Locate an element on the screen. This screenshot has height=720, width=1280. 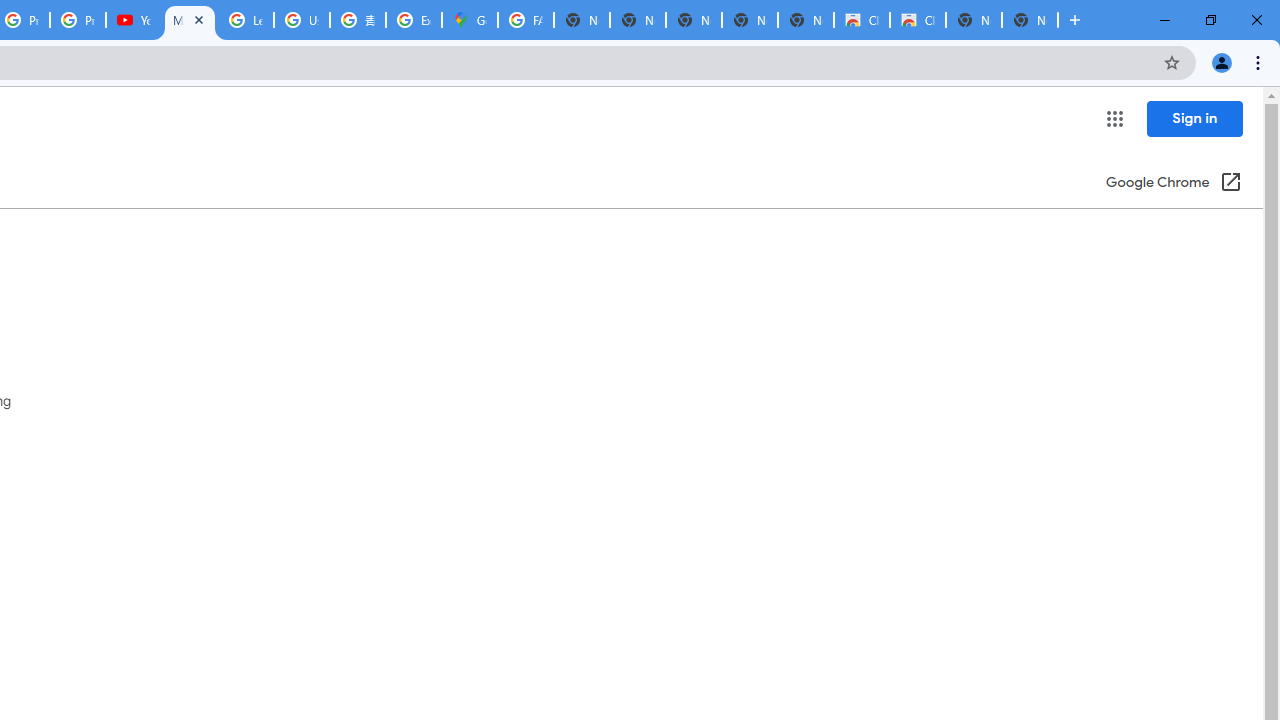
'New Tab' is located at coordinates (1030, 20).